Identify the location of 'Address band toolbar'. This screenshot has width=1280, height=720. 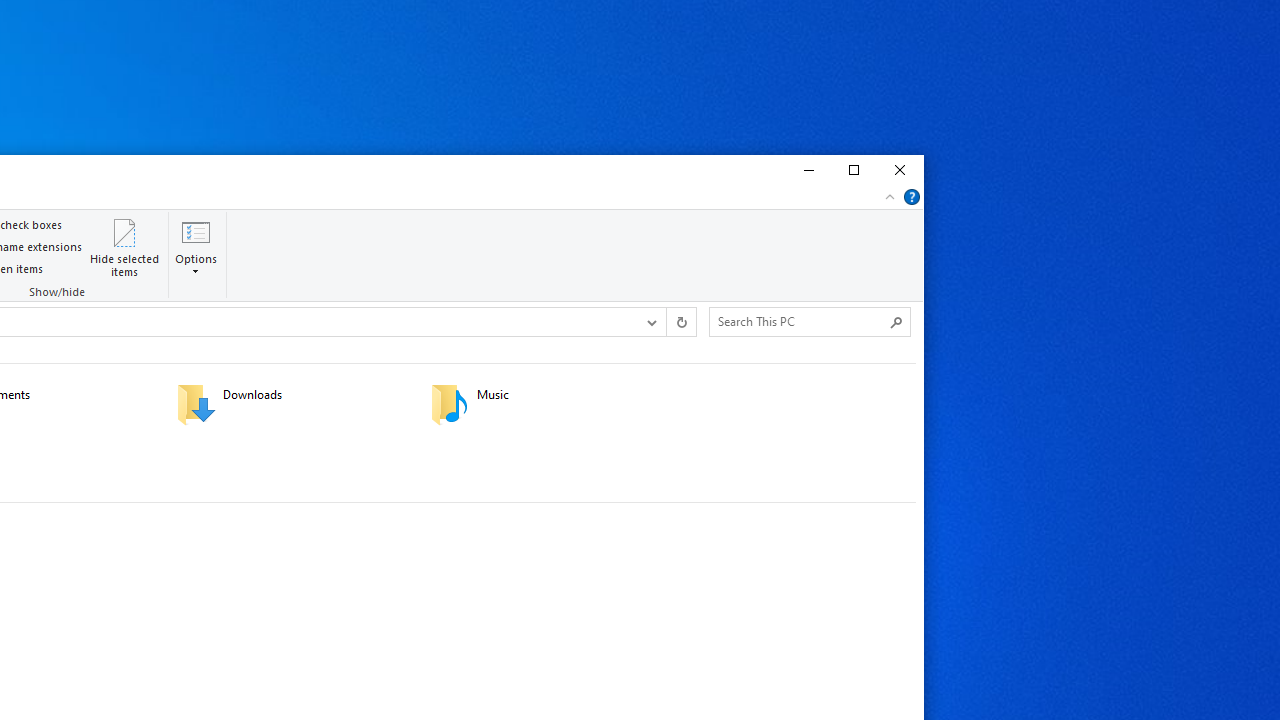
(666, 320).